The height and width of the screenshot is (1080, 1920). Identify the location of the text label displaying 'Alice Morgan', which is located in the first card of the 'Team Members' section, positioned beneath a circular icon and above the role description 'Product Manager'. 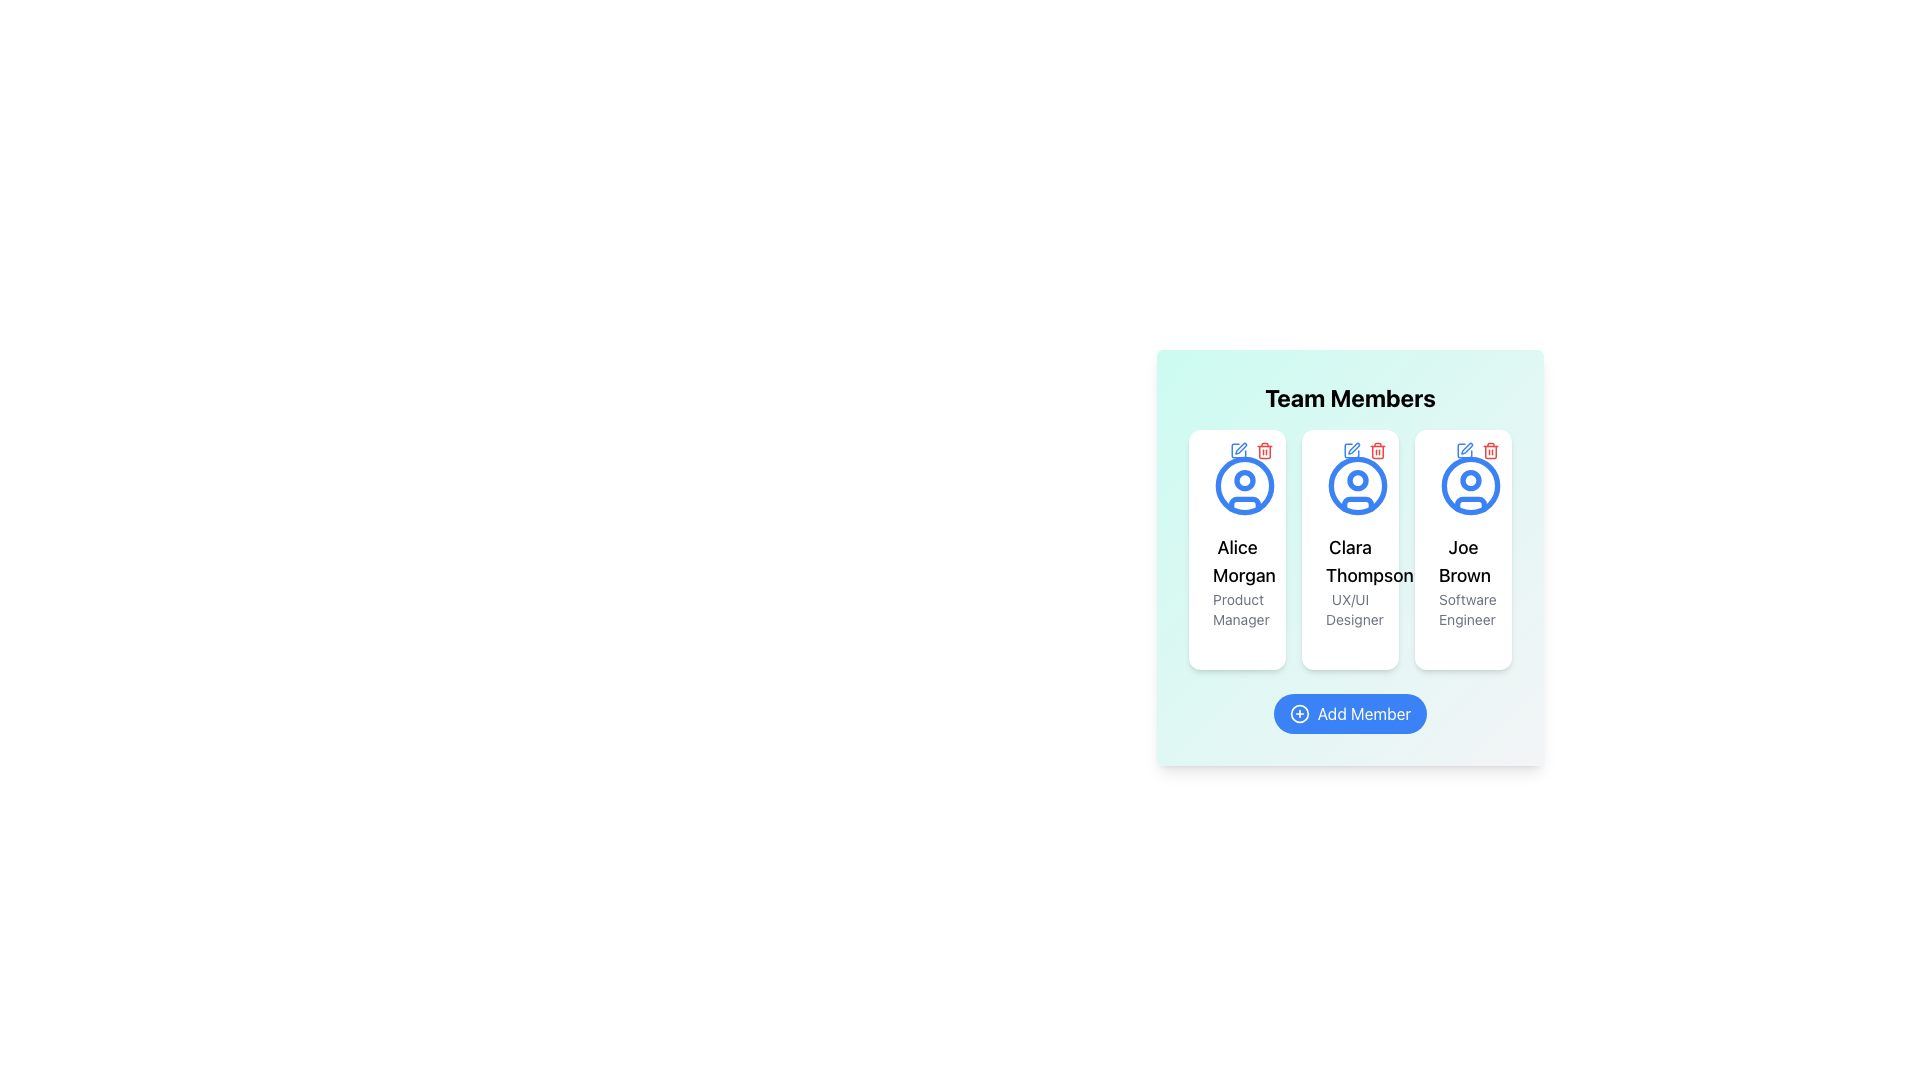
(1236, 562).